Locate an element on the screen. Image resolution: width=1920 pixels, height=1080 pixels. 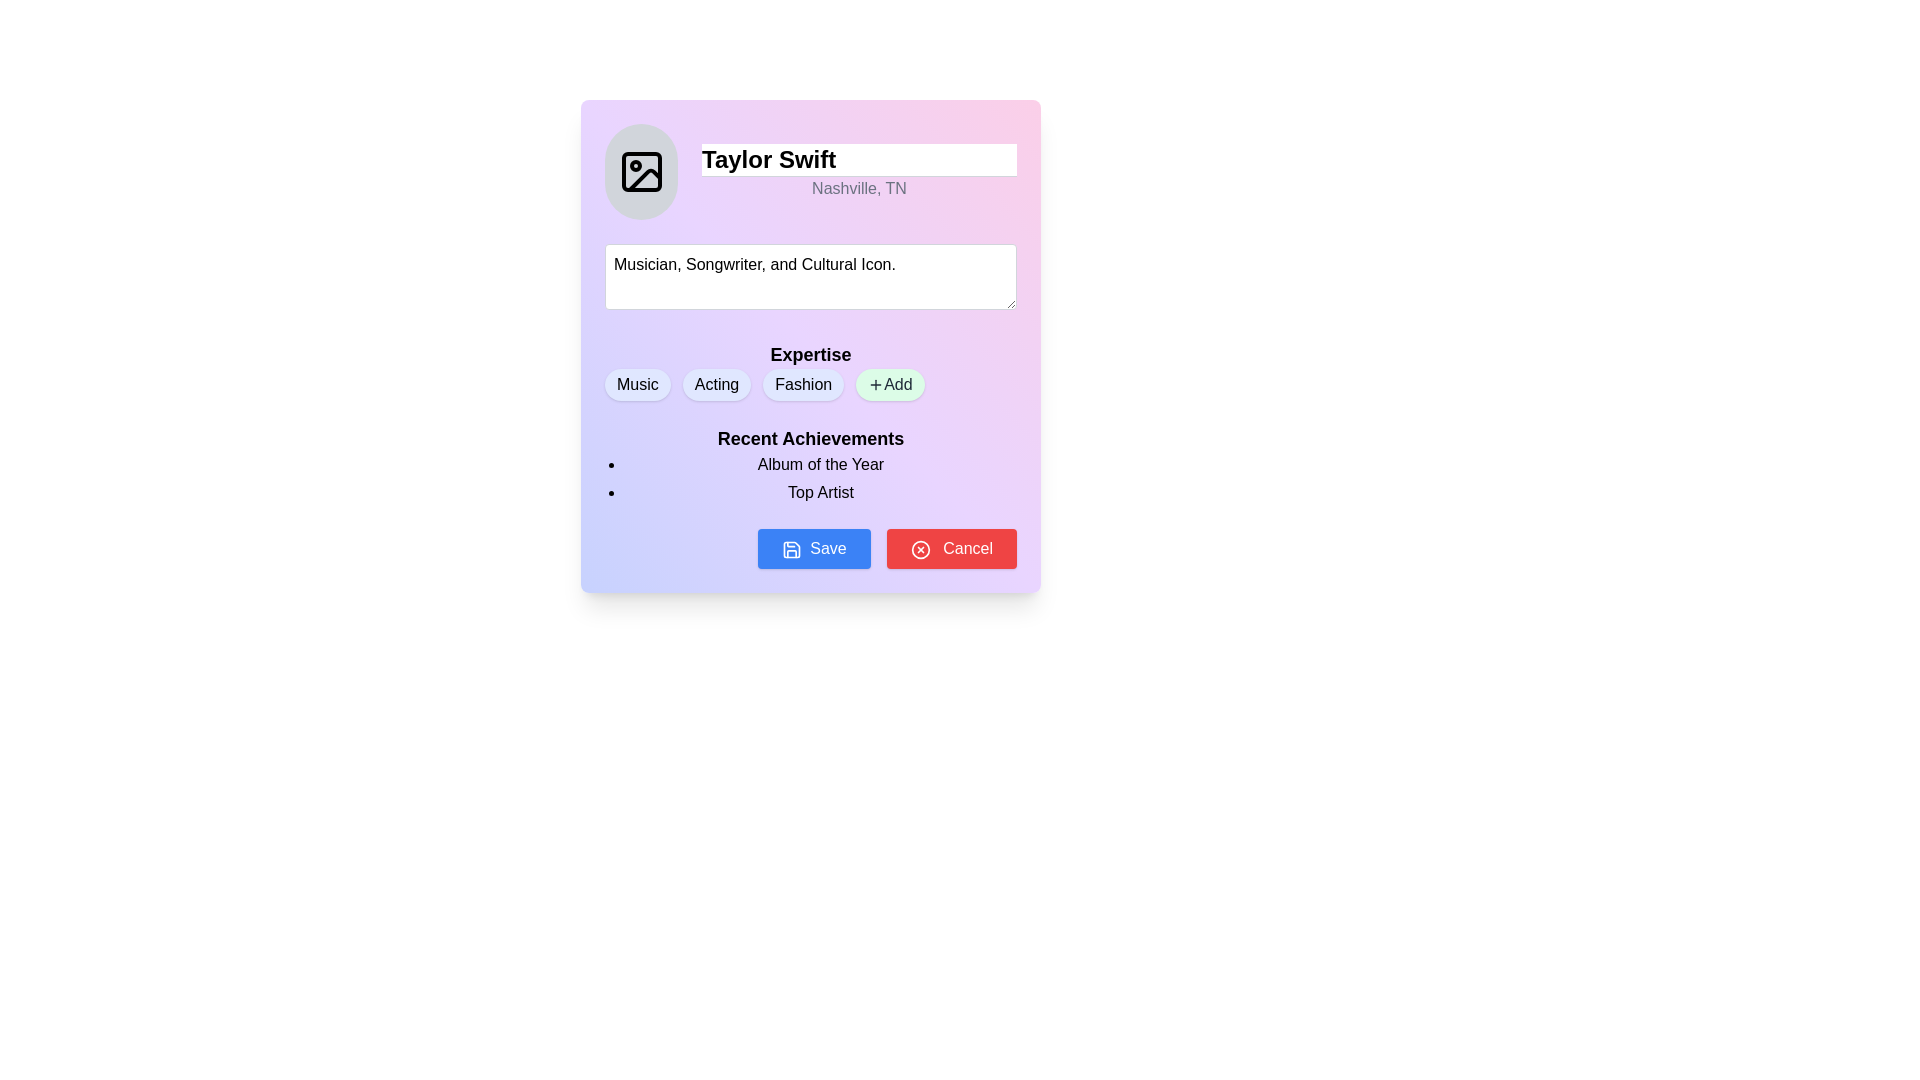
the contents of the bulleted list containing 'Album of the Year' and 'Top Artist' located below the 'Recent Achievements' header is located at coordinates (811, 478).